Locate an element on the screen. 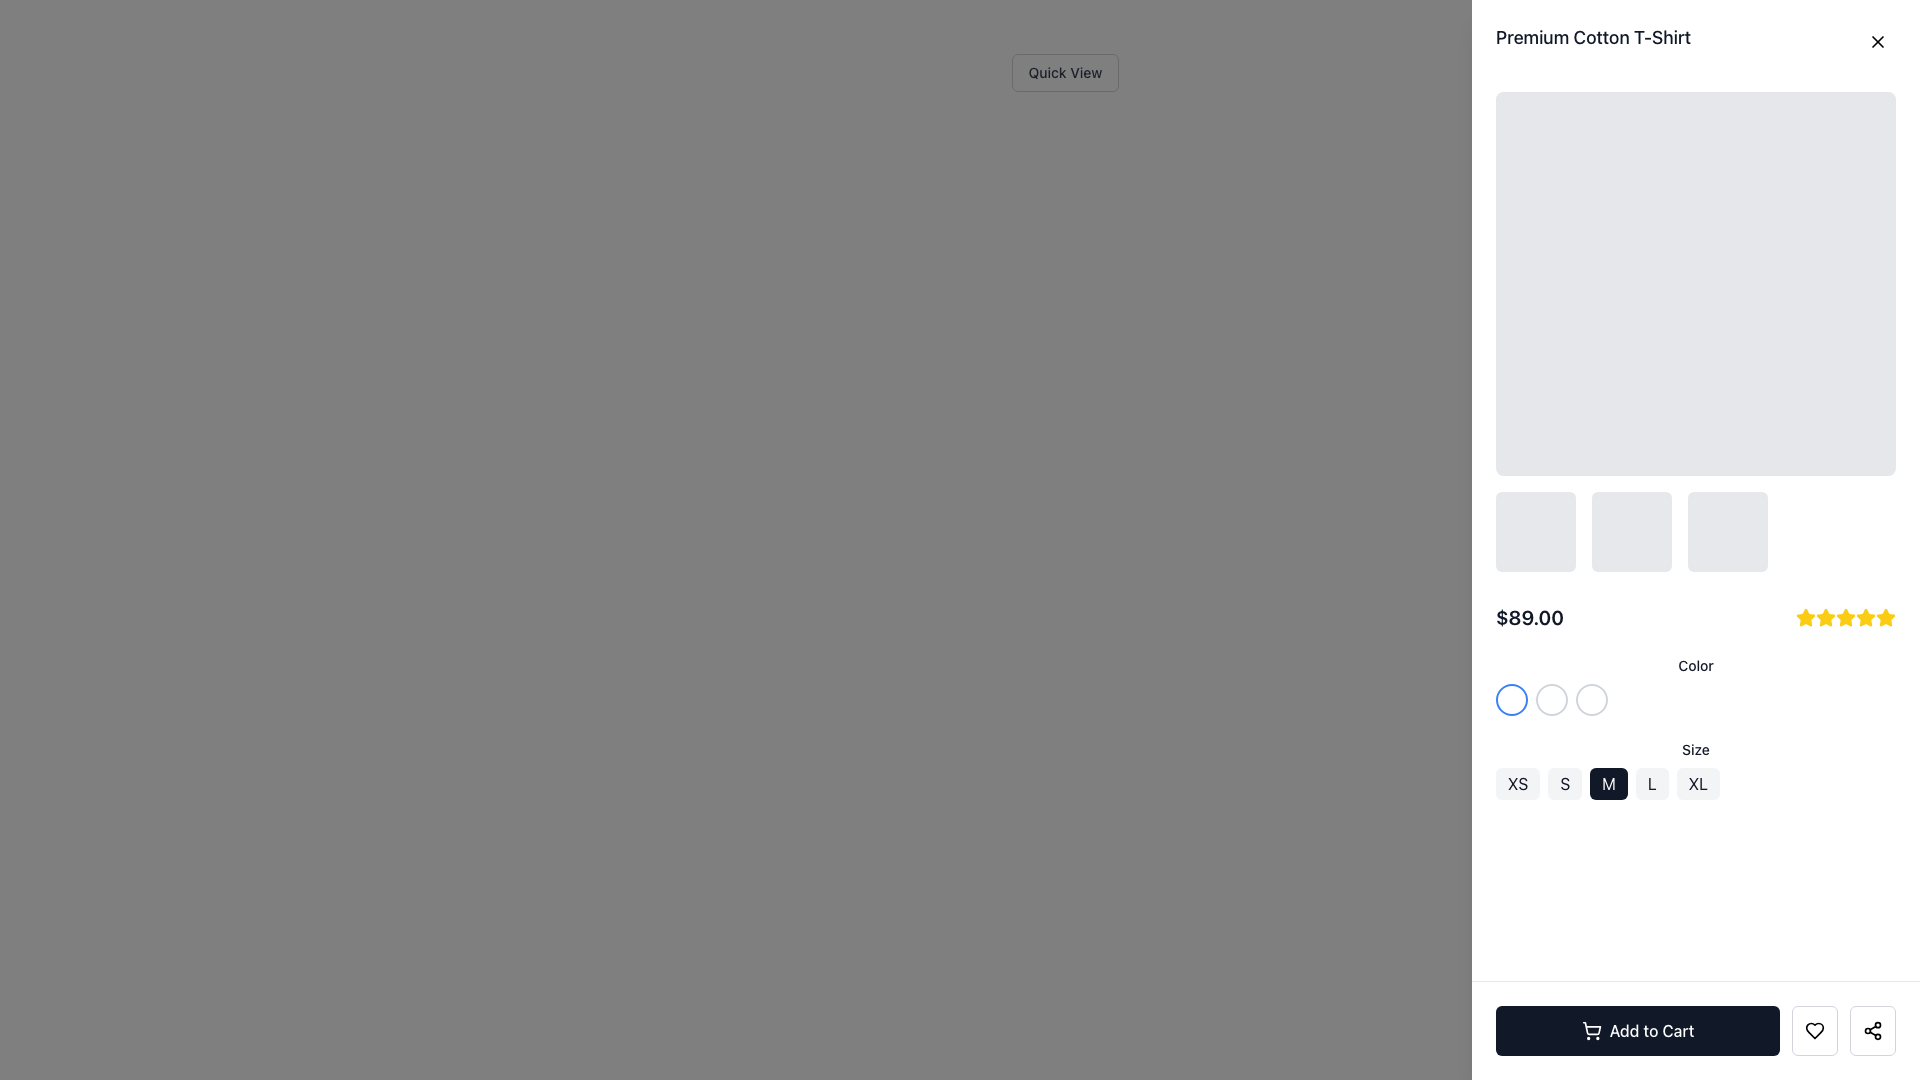 This screenshot has width=1920, height=1080. the circular button with a cross ('x') symbol at its center is located at coordinates (1876, 42).